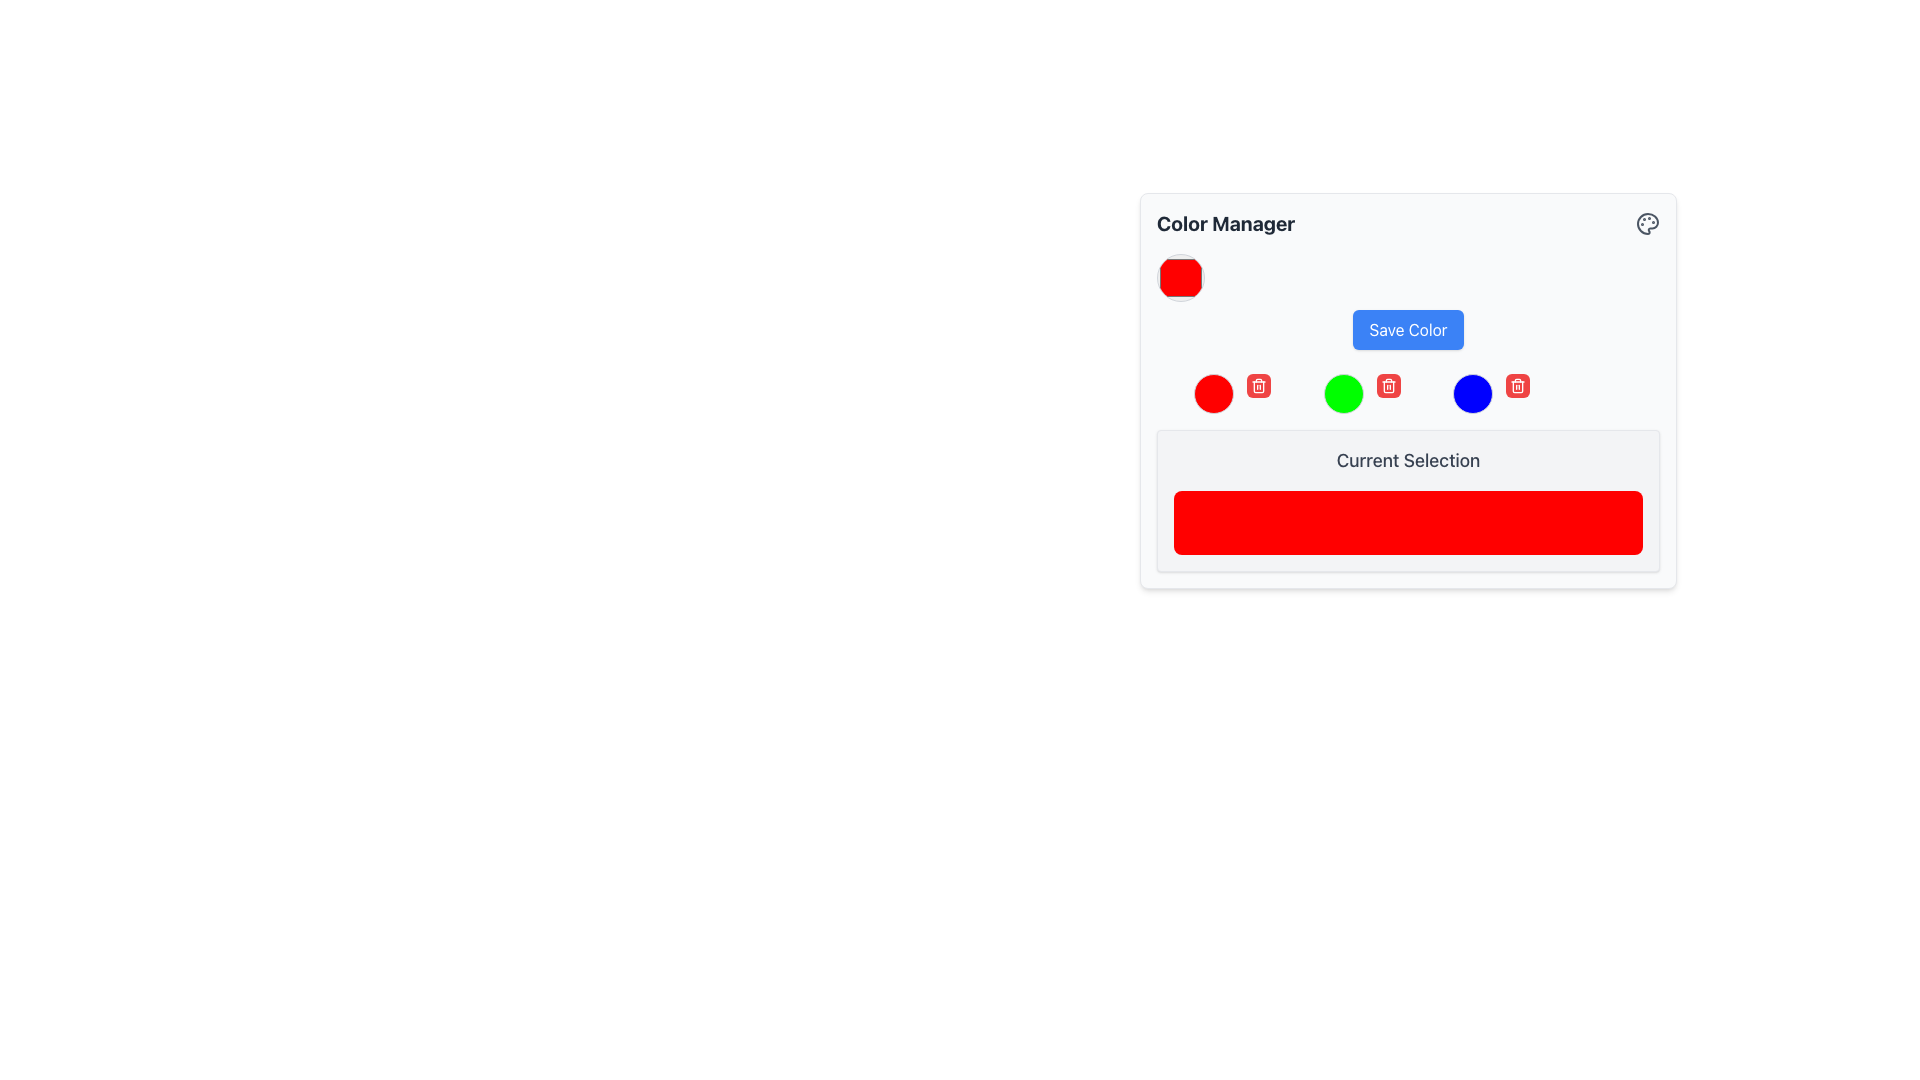 Image resolution: width=1920 pixels, height=1080 pixels. I want to click on the second circular button in the color selection tool, so click(1343, 393).